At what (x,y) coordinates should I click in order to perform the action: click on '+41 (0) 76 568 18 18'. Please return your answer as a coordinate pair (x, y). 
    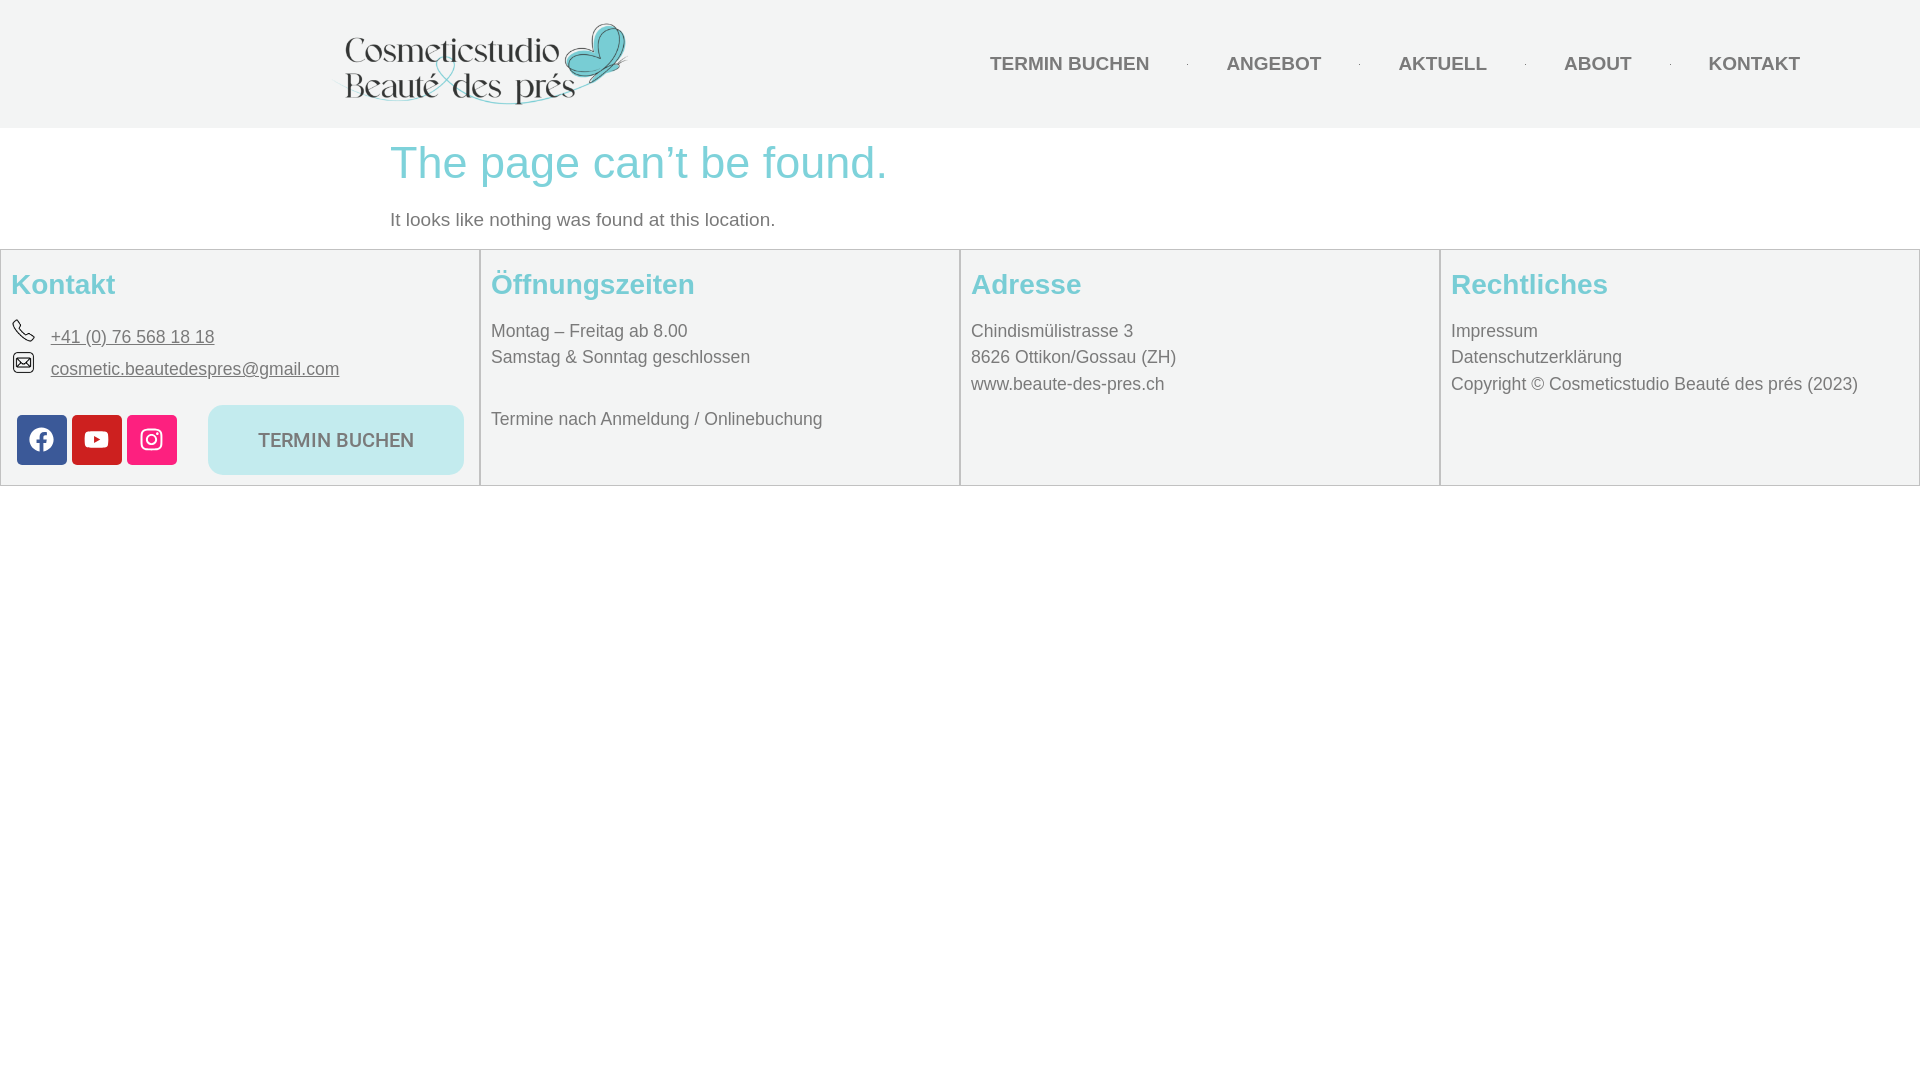
    Looking at the image, I should click on (132, 335).